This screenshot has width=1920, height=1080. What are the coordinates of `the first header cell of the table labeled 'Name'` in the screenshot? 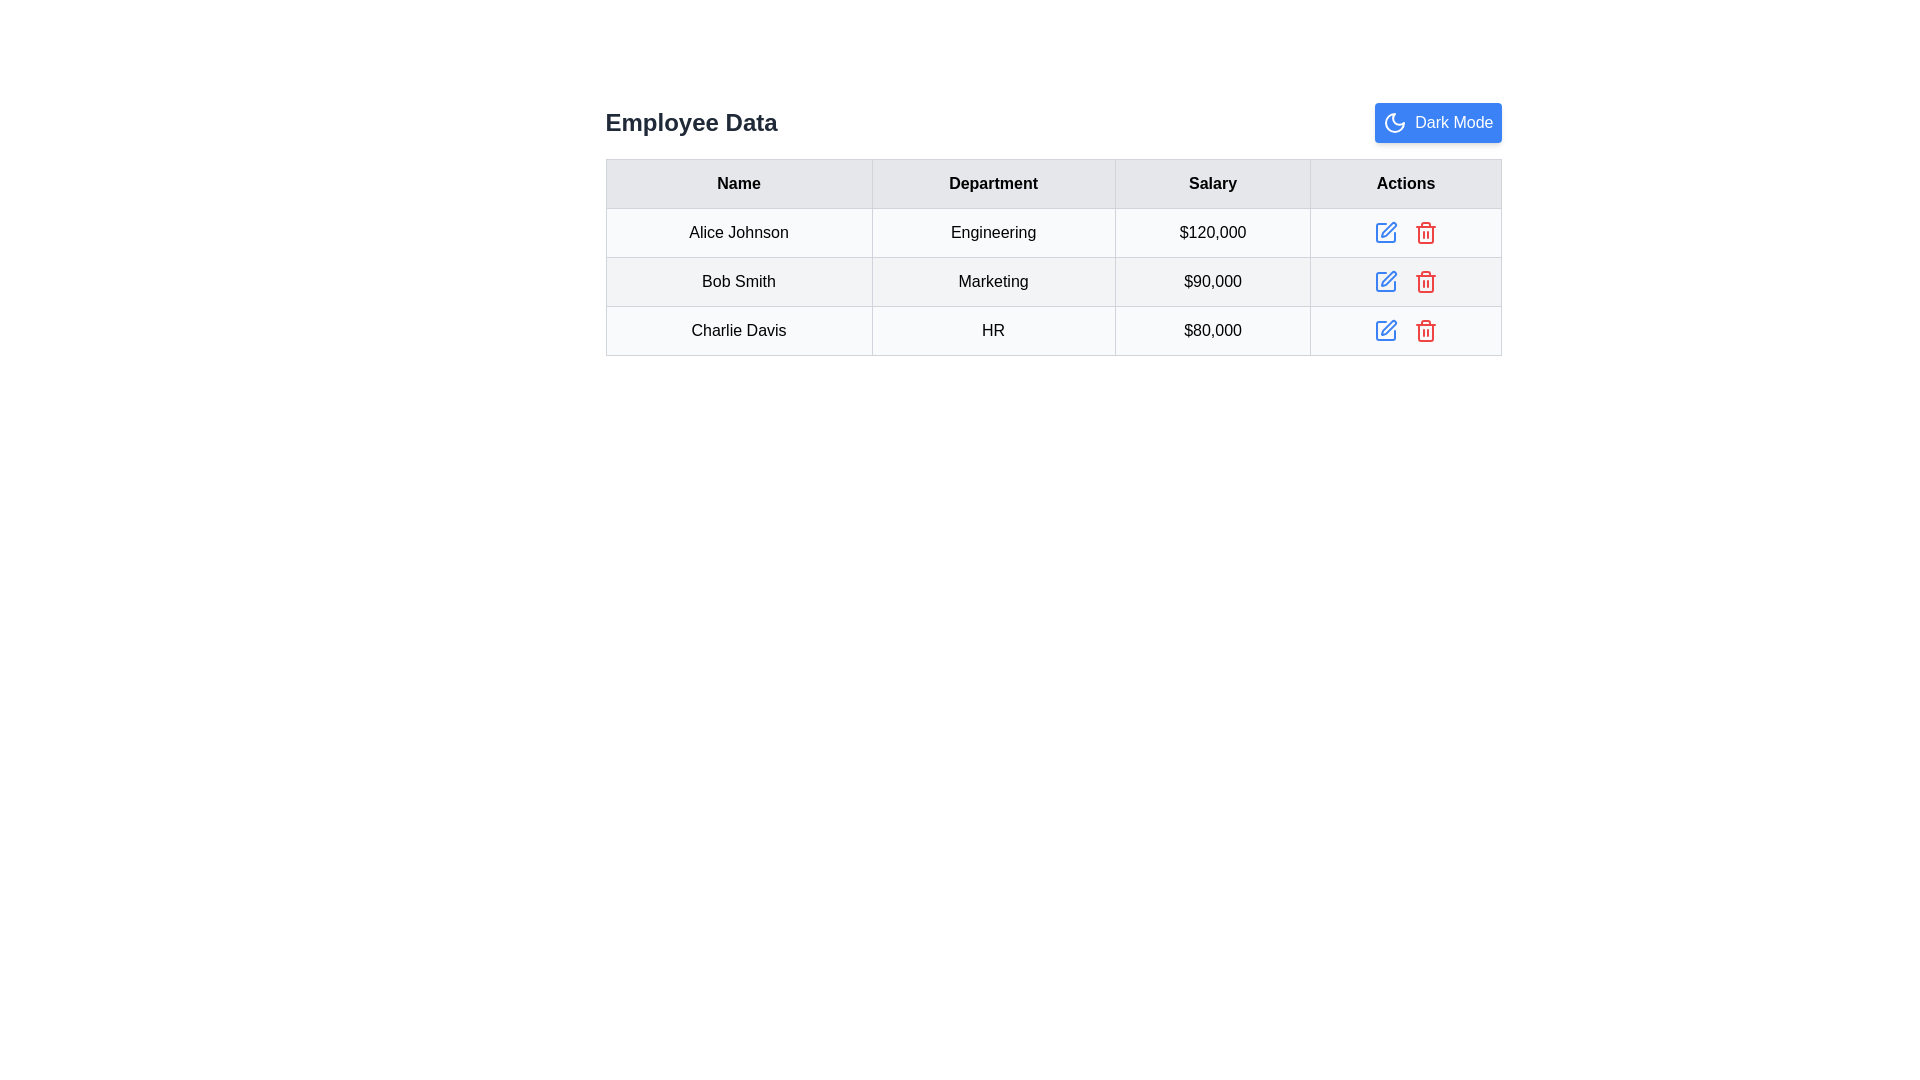 It's located at (738, 184).